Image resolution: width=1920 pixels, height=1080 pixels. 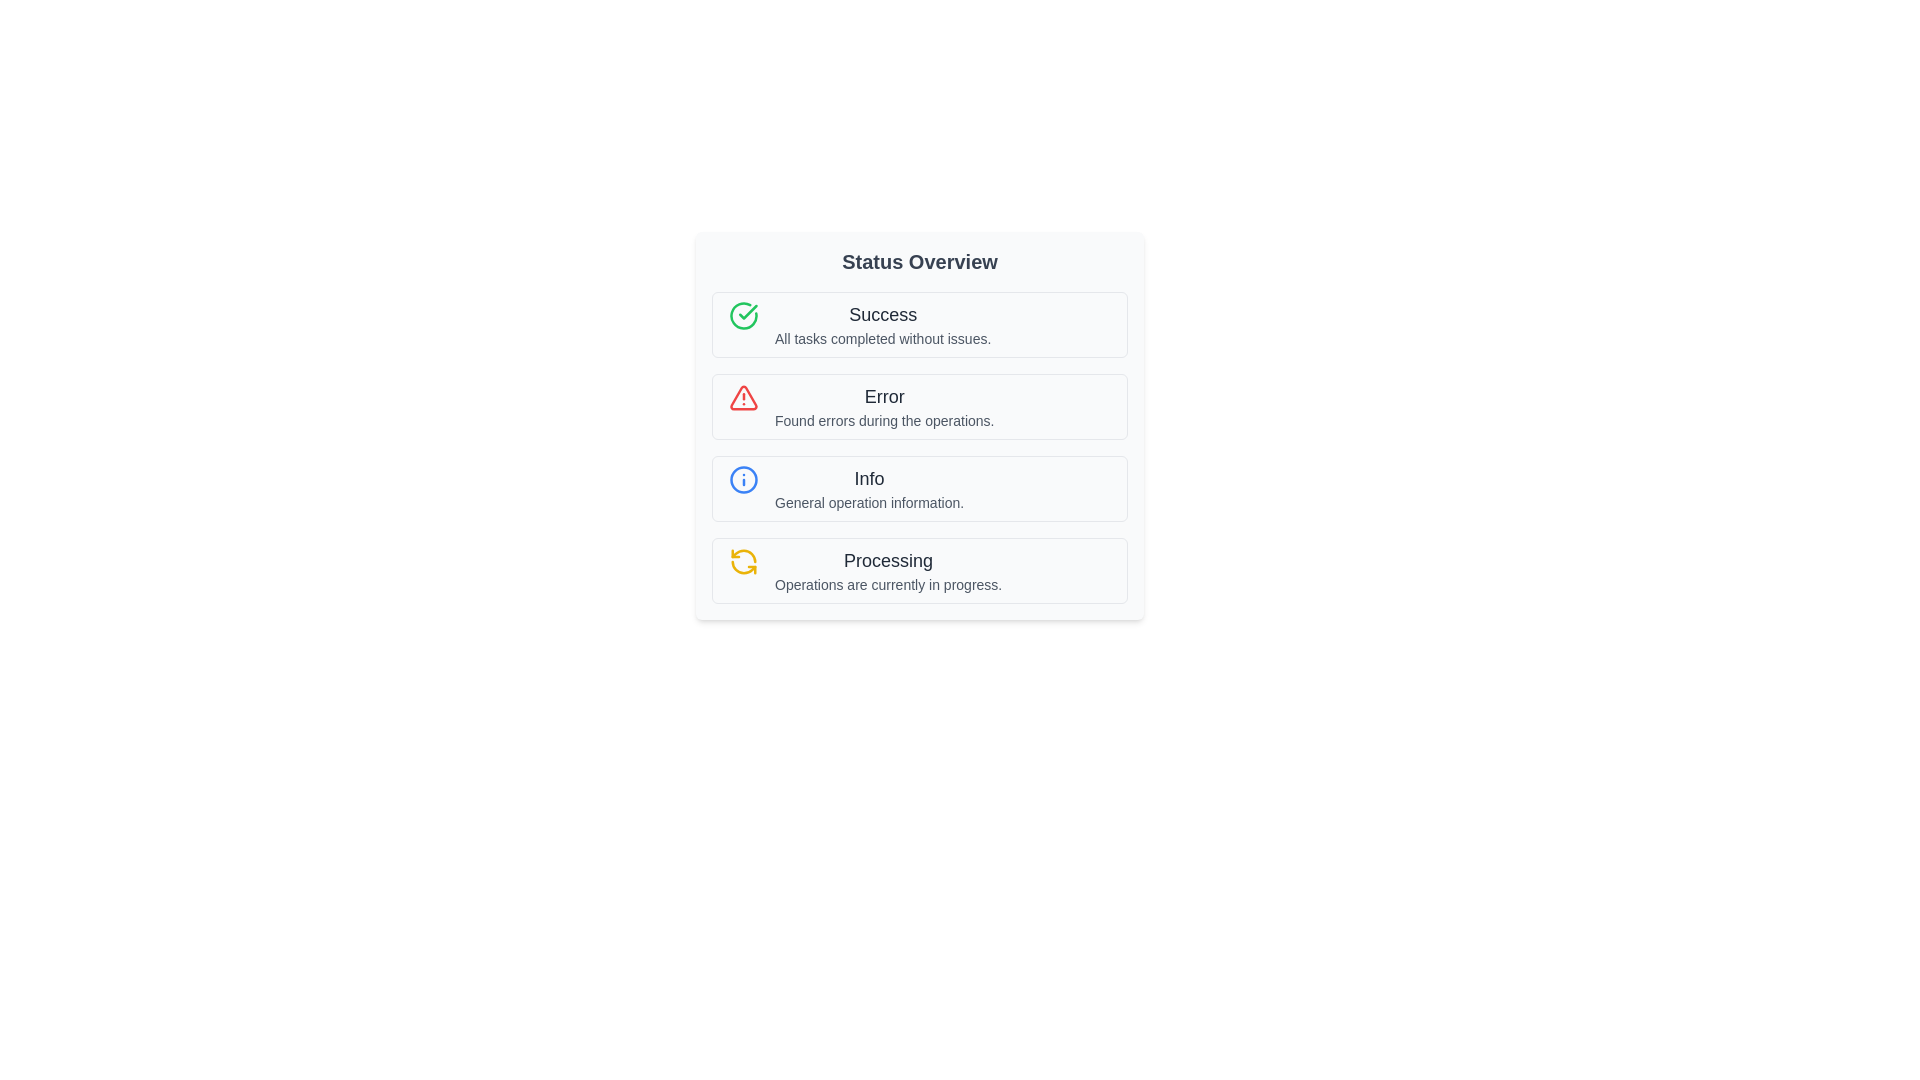 What do you see at coordinates (882, 323) in the screenshot?
I see `the status indicator text block located beneath the 'Status Overview' header, which informs the user that all tasks have been successfully completed without any issues` at bounding box center [882, 323].